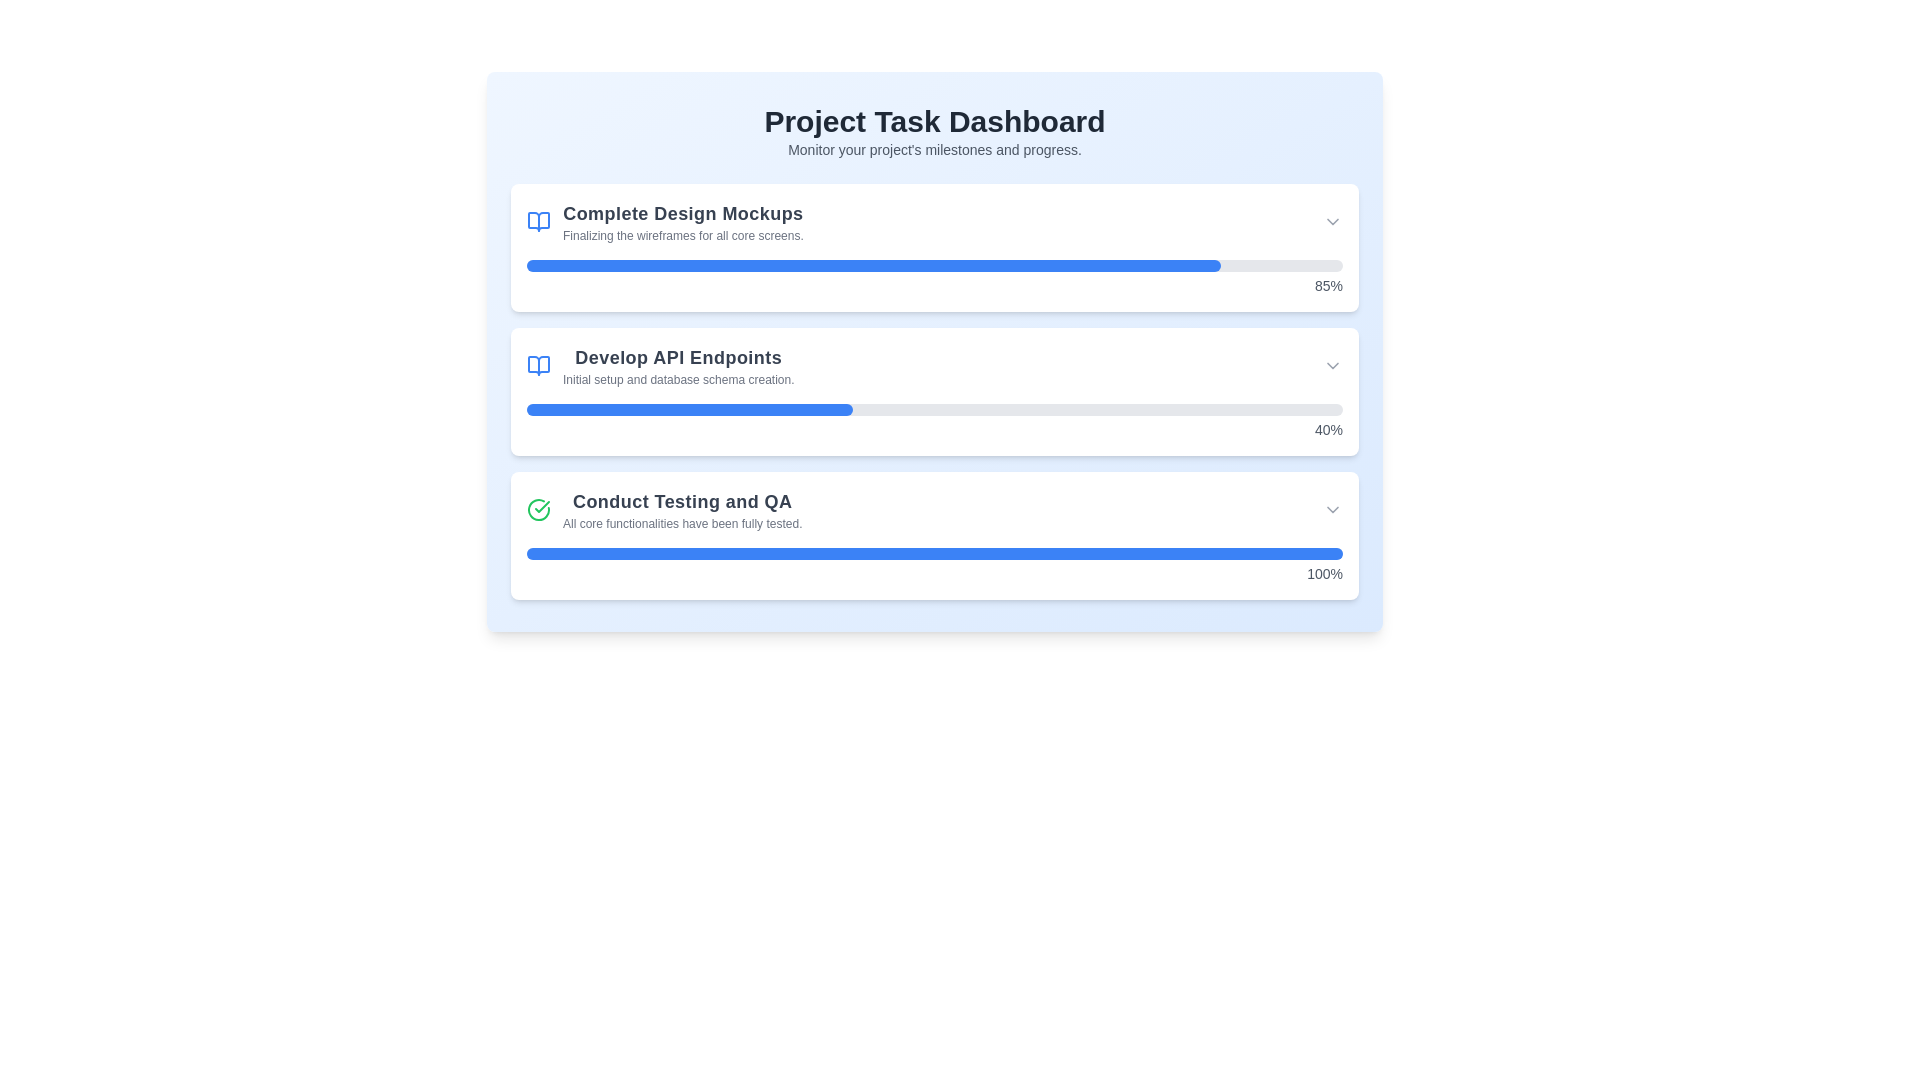  What do you see at coordinates (934, 408) in the screenshot?
I see `the Progress bar located in the 'Develop API Endpoints' section, directly below the 'Initial setup and database schema creation' text, which visually represents the task completion at 40%` at bounding box center [934, 408].